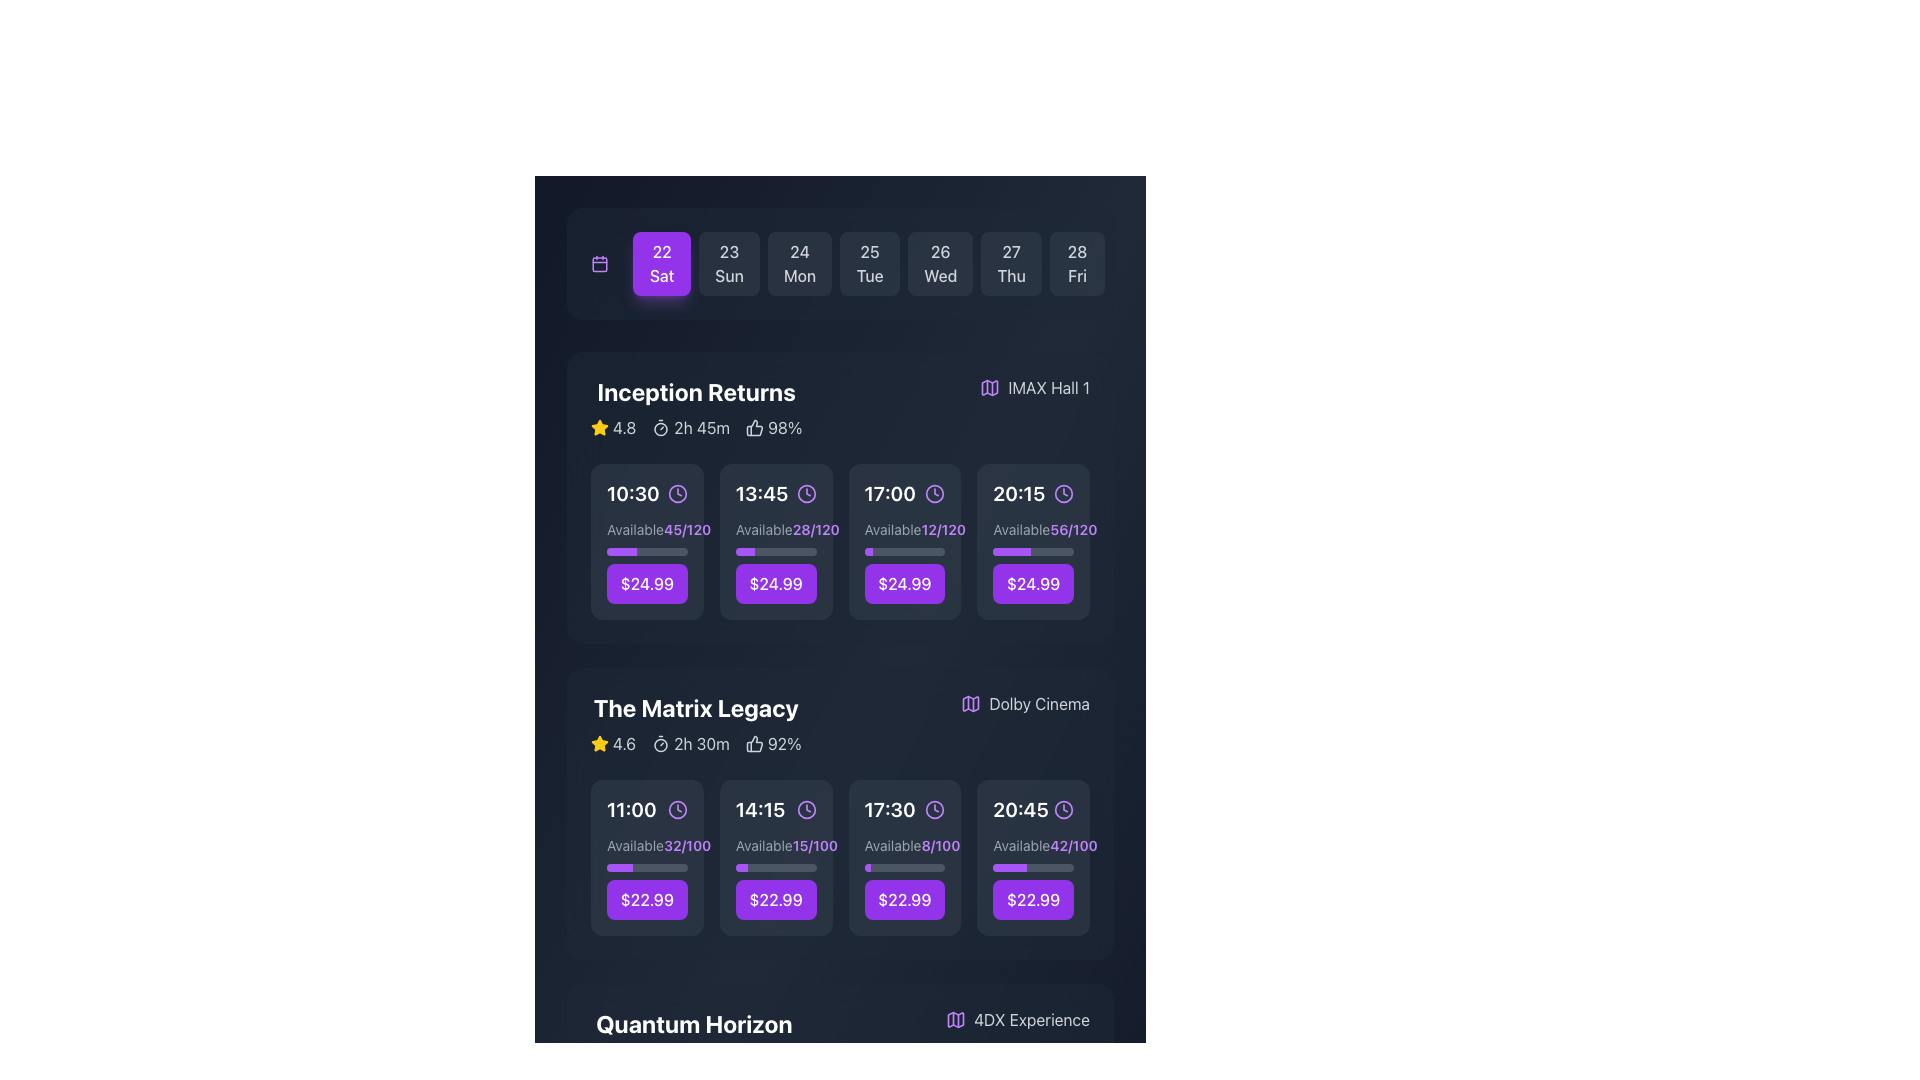  What do you see at coordinates (1035, 388) in the screenshot?
I see `the label with an icon indicating the location of the movie 'Inception Returns', located in the upper-right section adjacent to the movie's duration and rating` at bounding box center [1035, 388].